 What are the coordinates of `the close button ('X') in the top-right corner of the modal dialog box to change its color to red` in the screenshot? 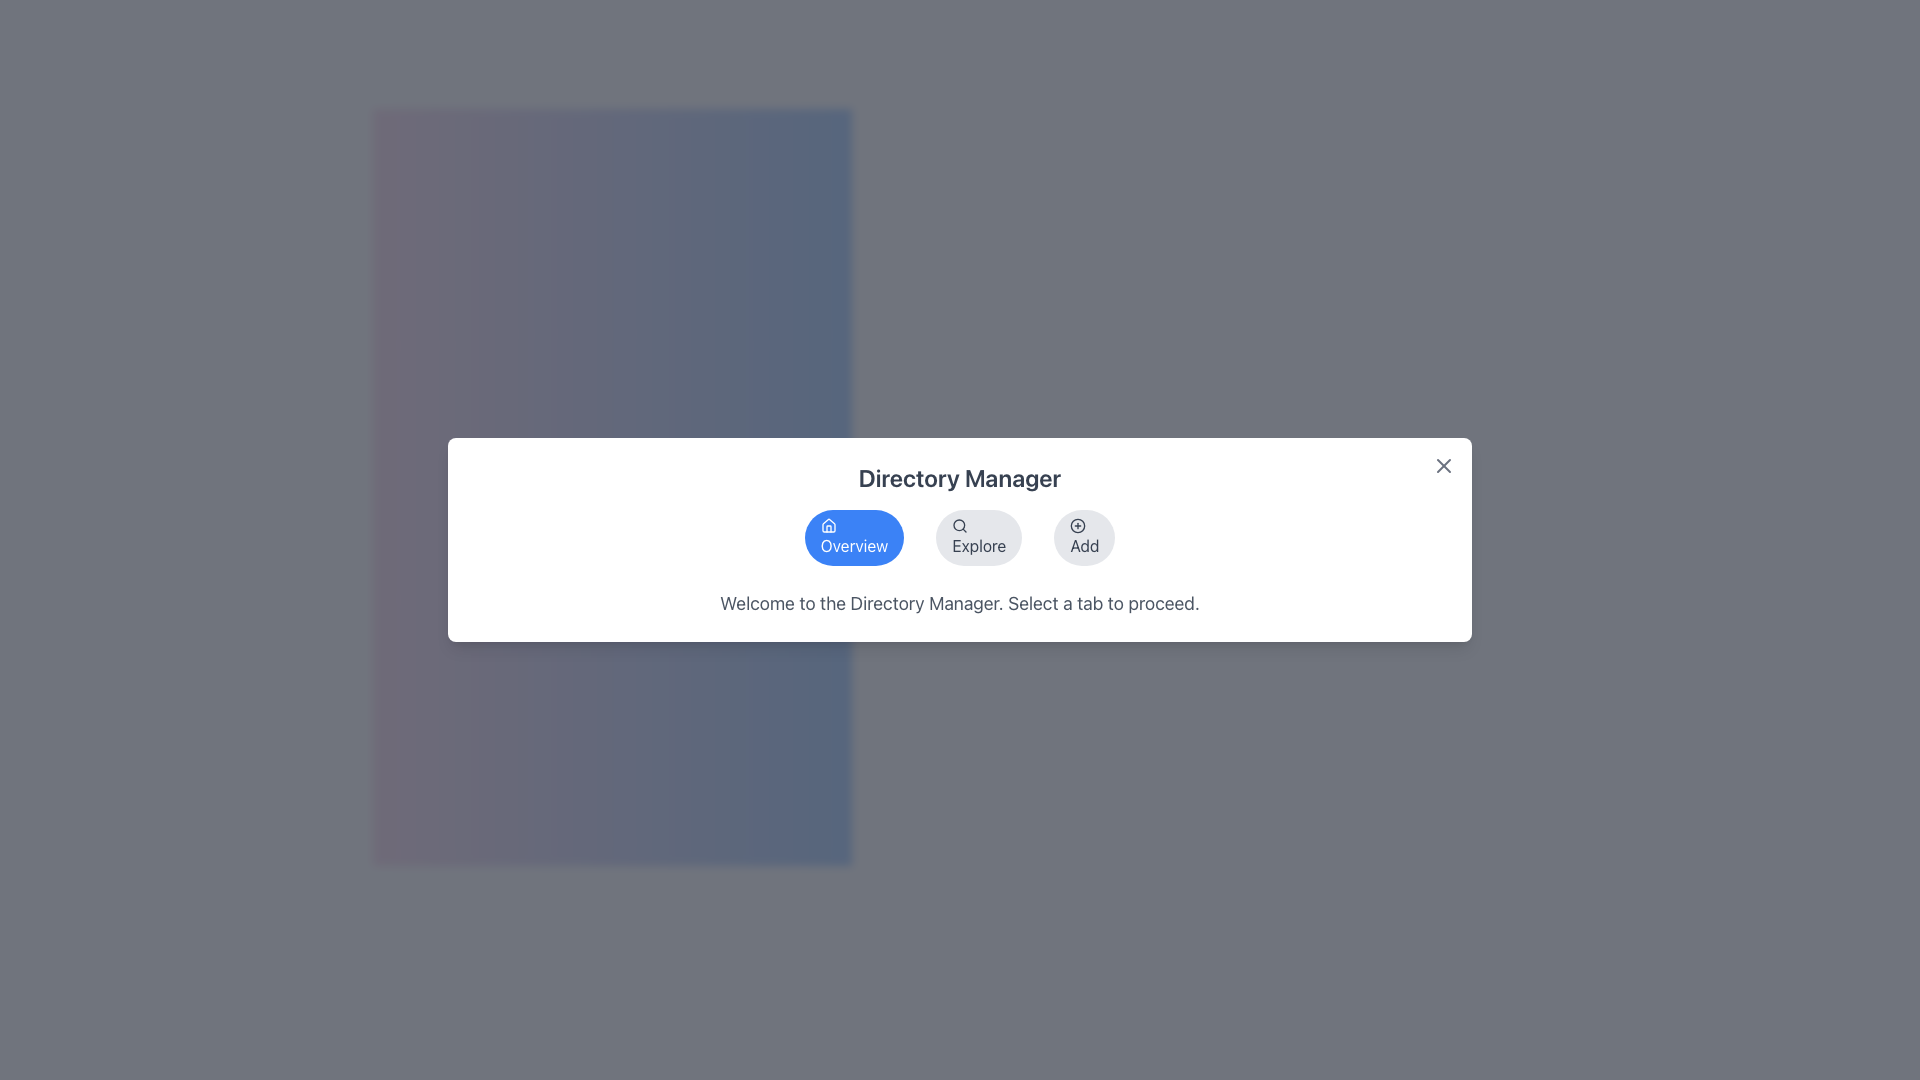 It's located at (1444, 466).